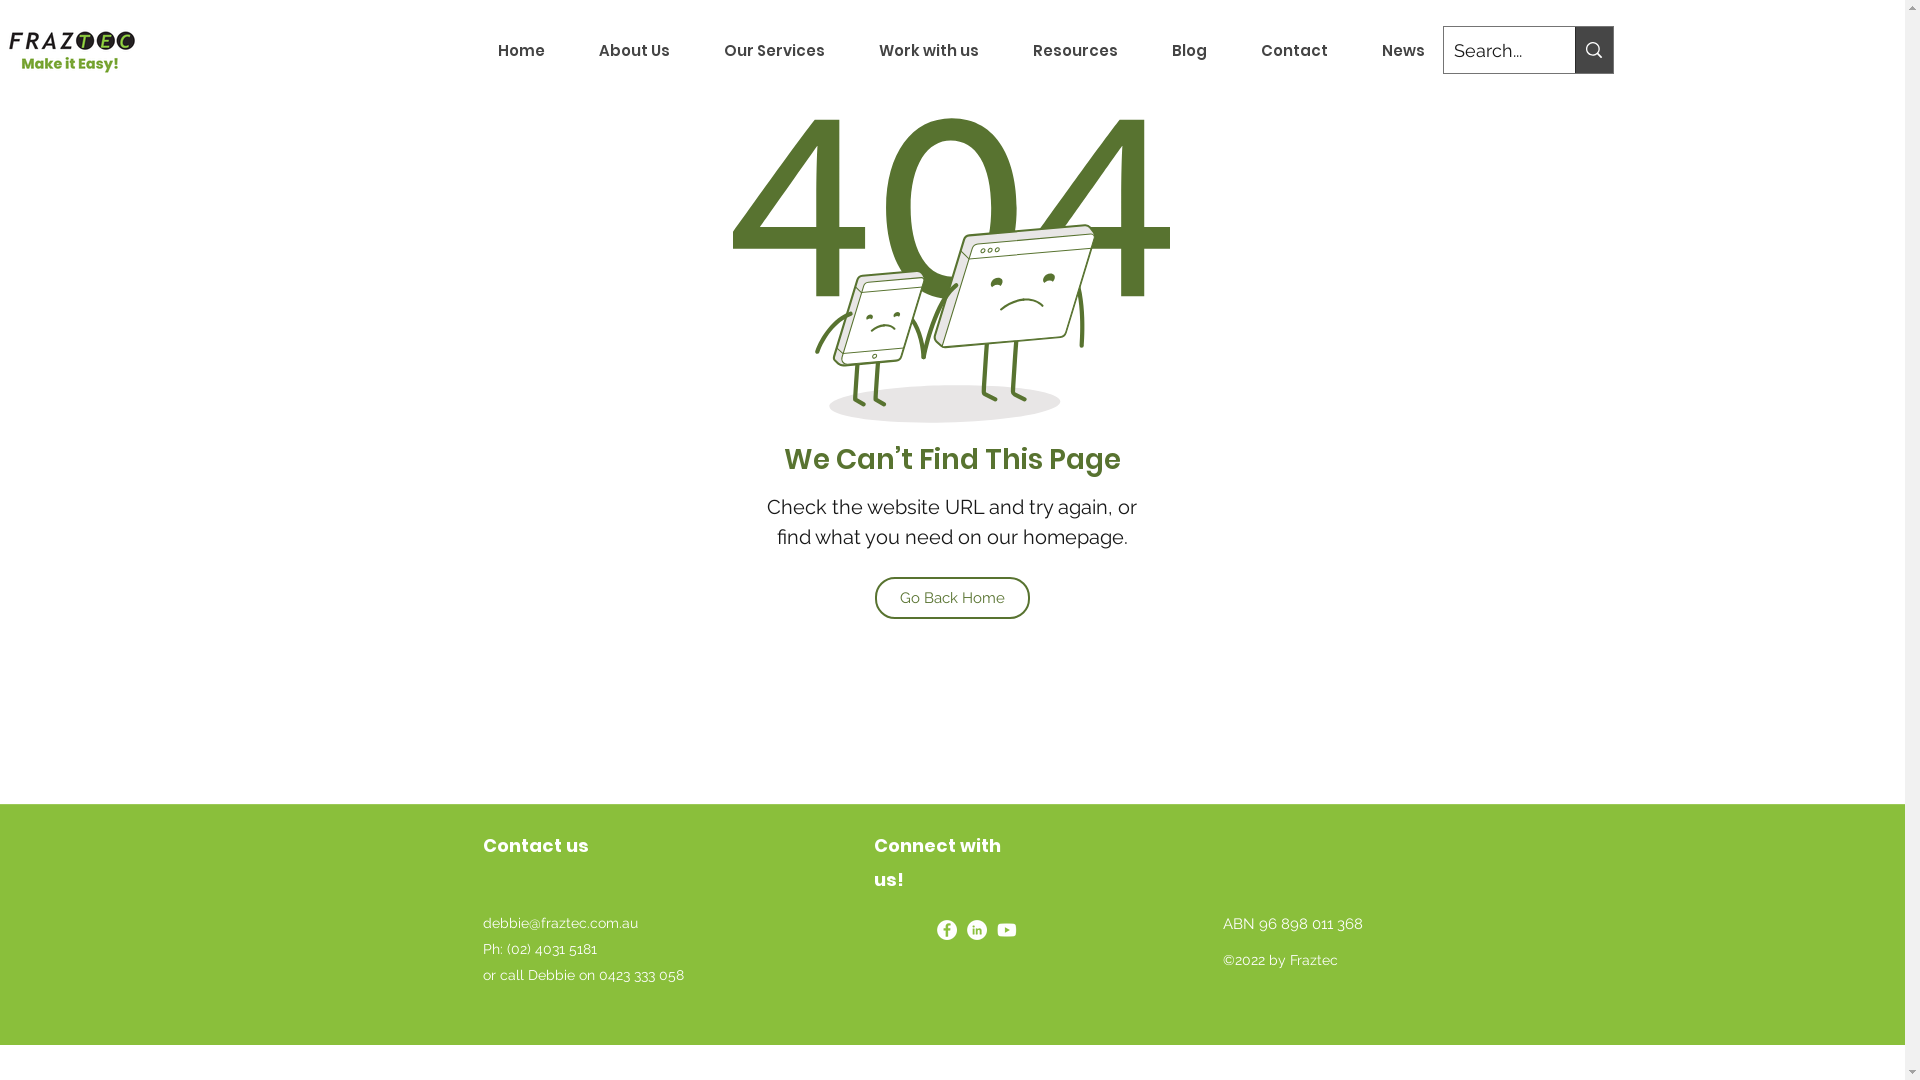 This screenshot has height=1080, width=1920. I want to click on 'Contact', so click(1294, 49).